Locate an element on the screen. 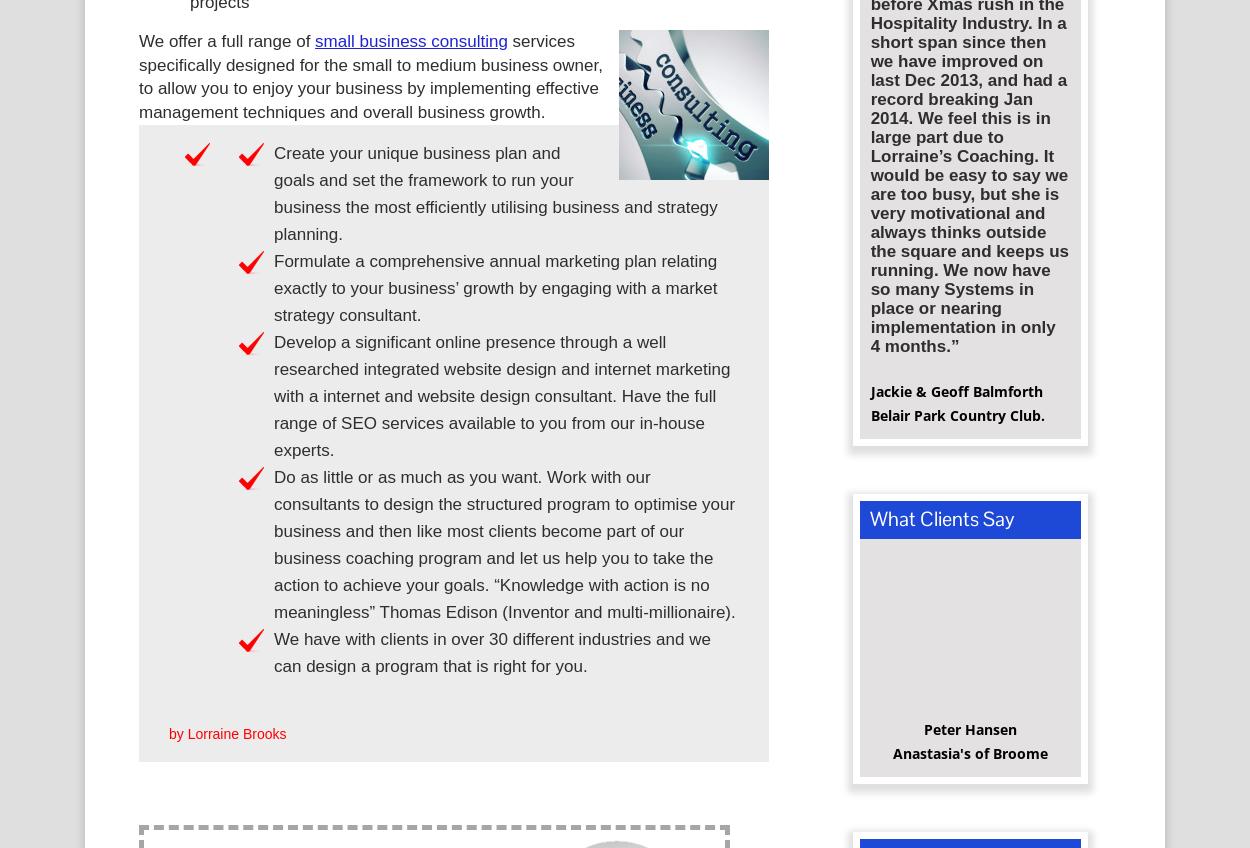 The height and width of the screenshot is (848, 1250). 'Develop a significant online presence through a well researched integrated website design and internet marketing with a internet and website design consultant. Have the full range of SEO services available to you from our in-house experts.' is located at coordinates (502, 402).